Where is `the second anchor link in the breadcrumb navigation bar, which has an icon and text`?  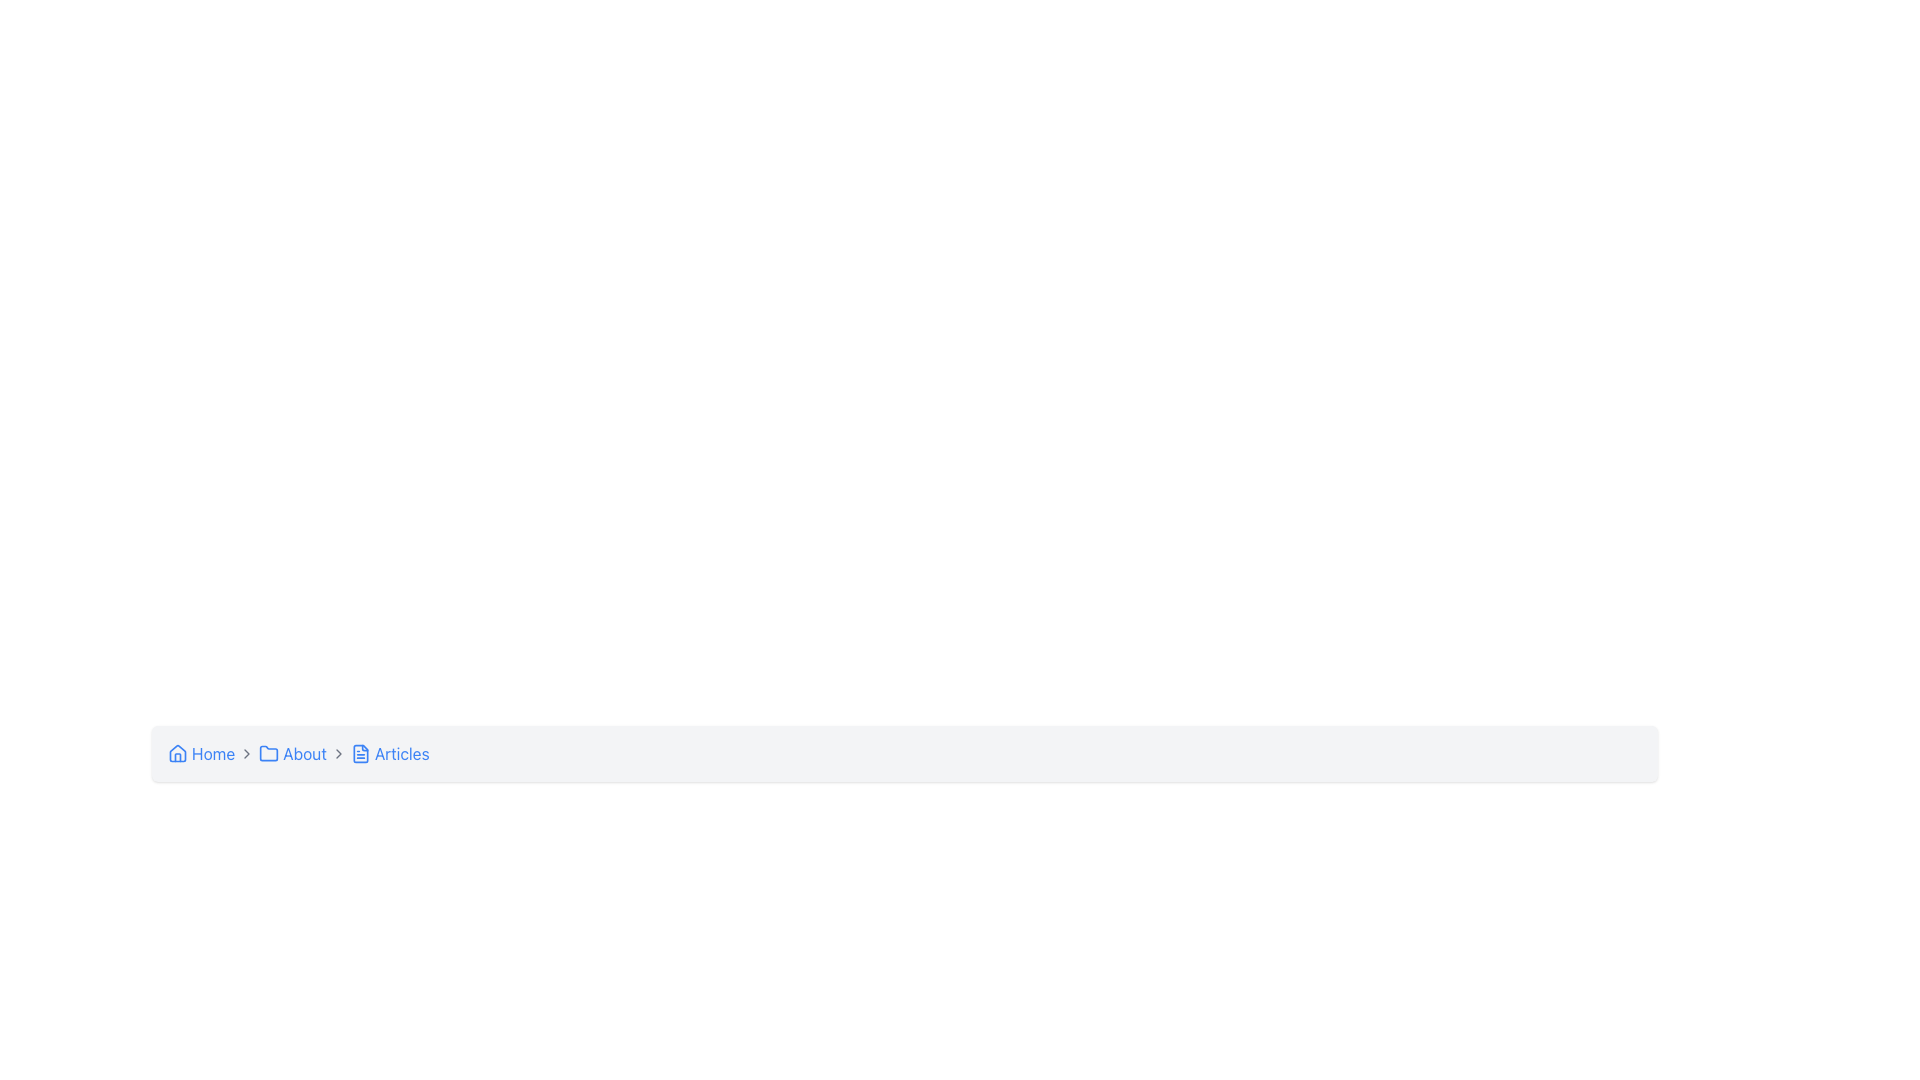
the second anchor link in the breadcrumb navigation bar, which has an icon and text is located at coordinates (291, 753).